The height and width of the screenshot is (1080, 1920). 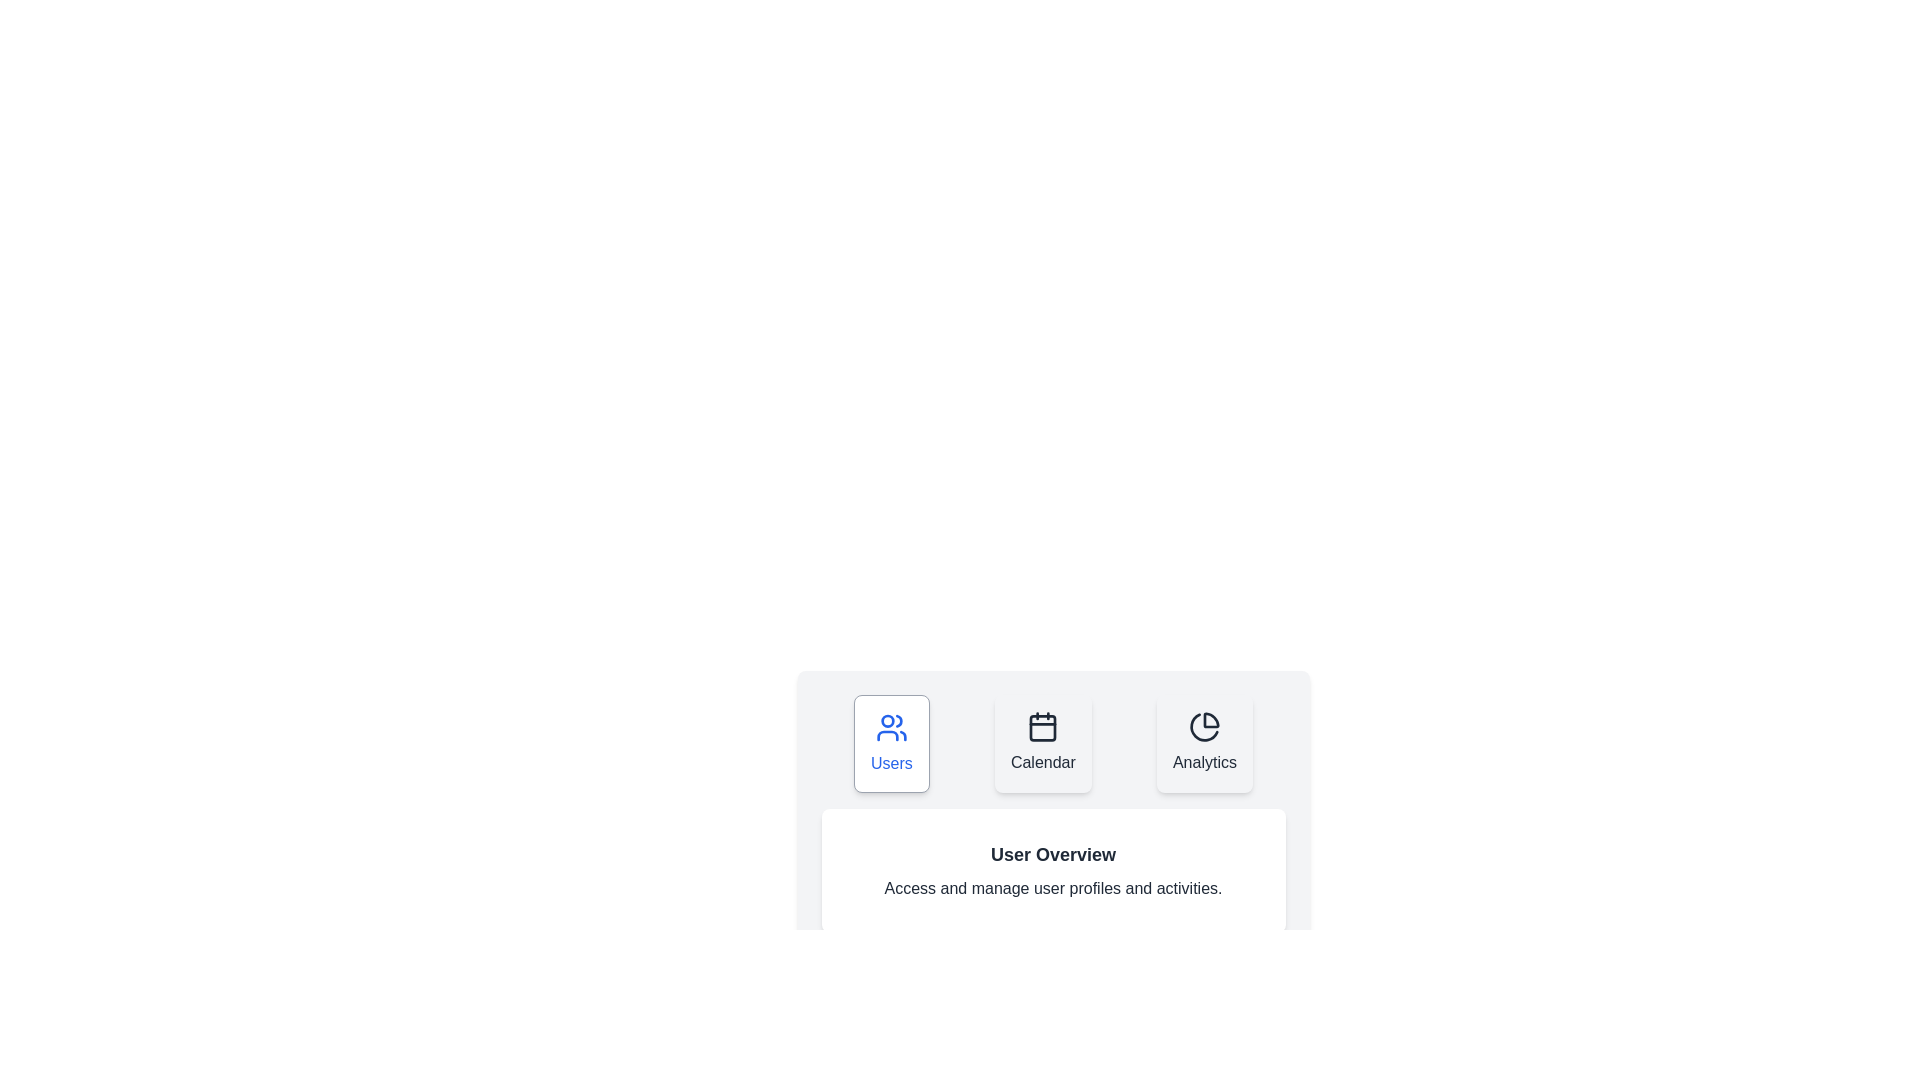 What do you see at coordinates (1203, 744) in the screenshot?
I see `the 'Analytics' button, which has a pie chart icon above the text` at bounding box center [1203, 744].